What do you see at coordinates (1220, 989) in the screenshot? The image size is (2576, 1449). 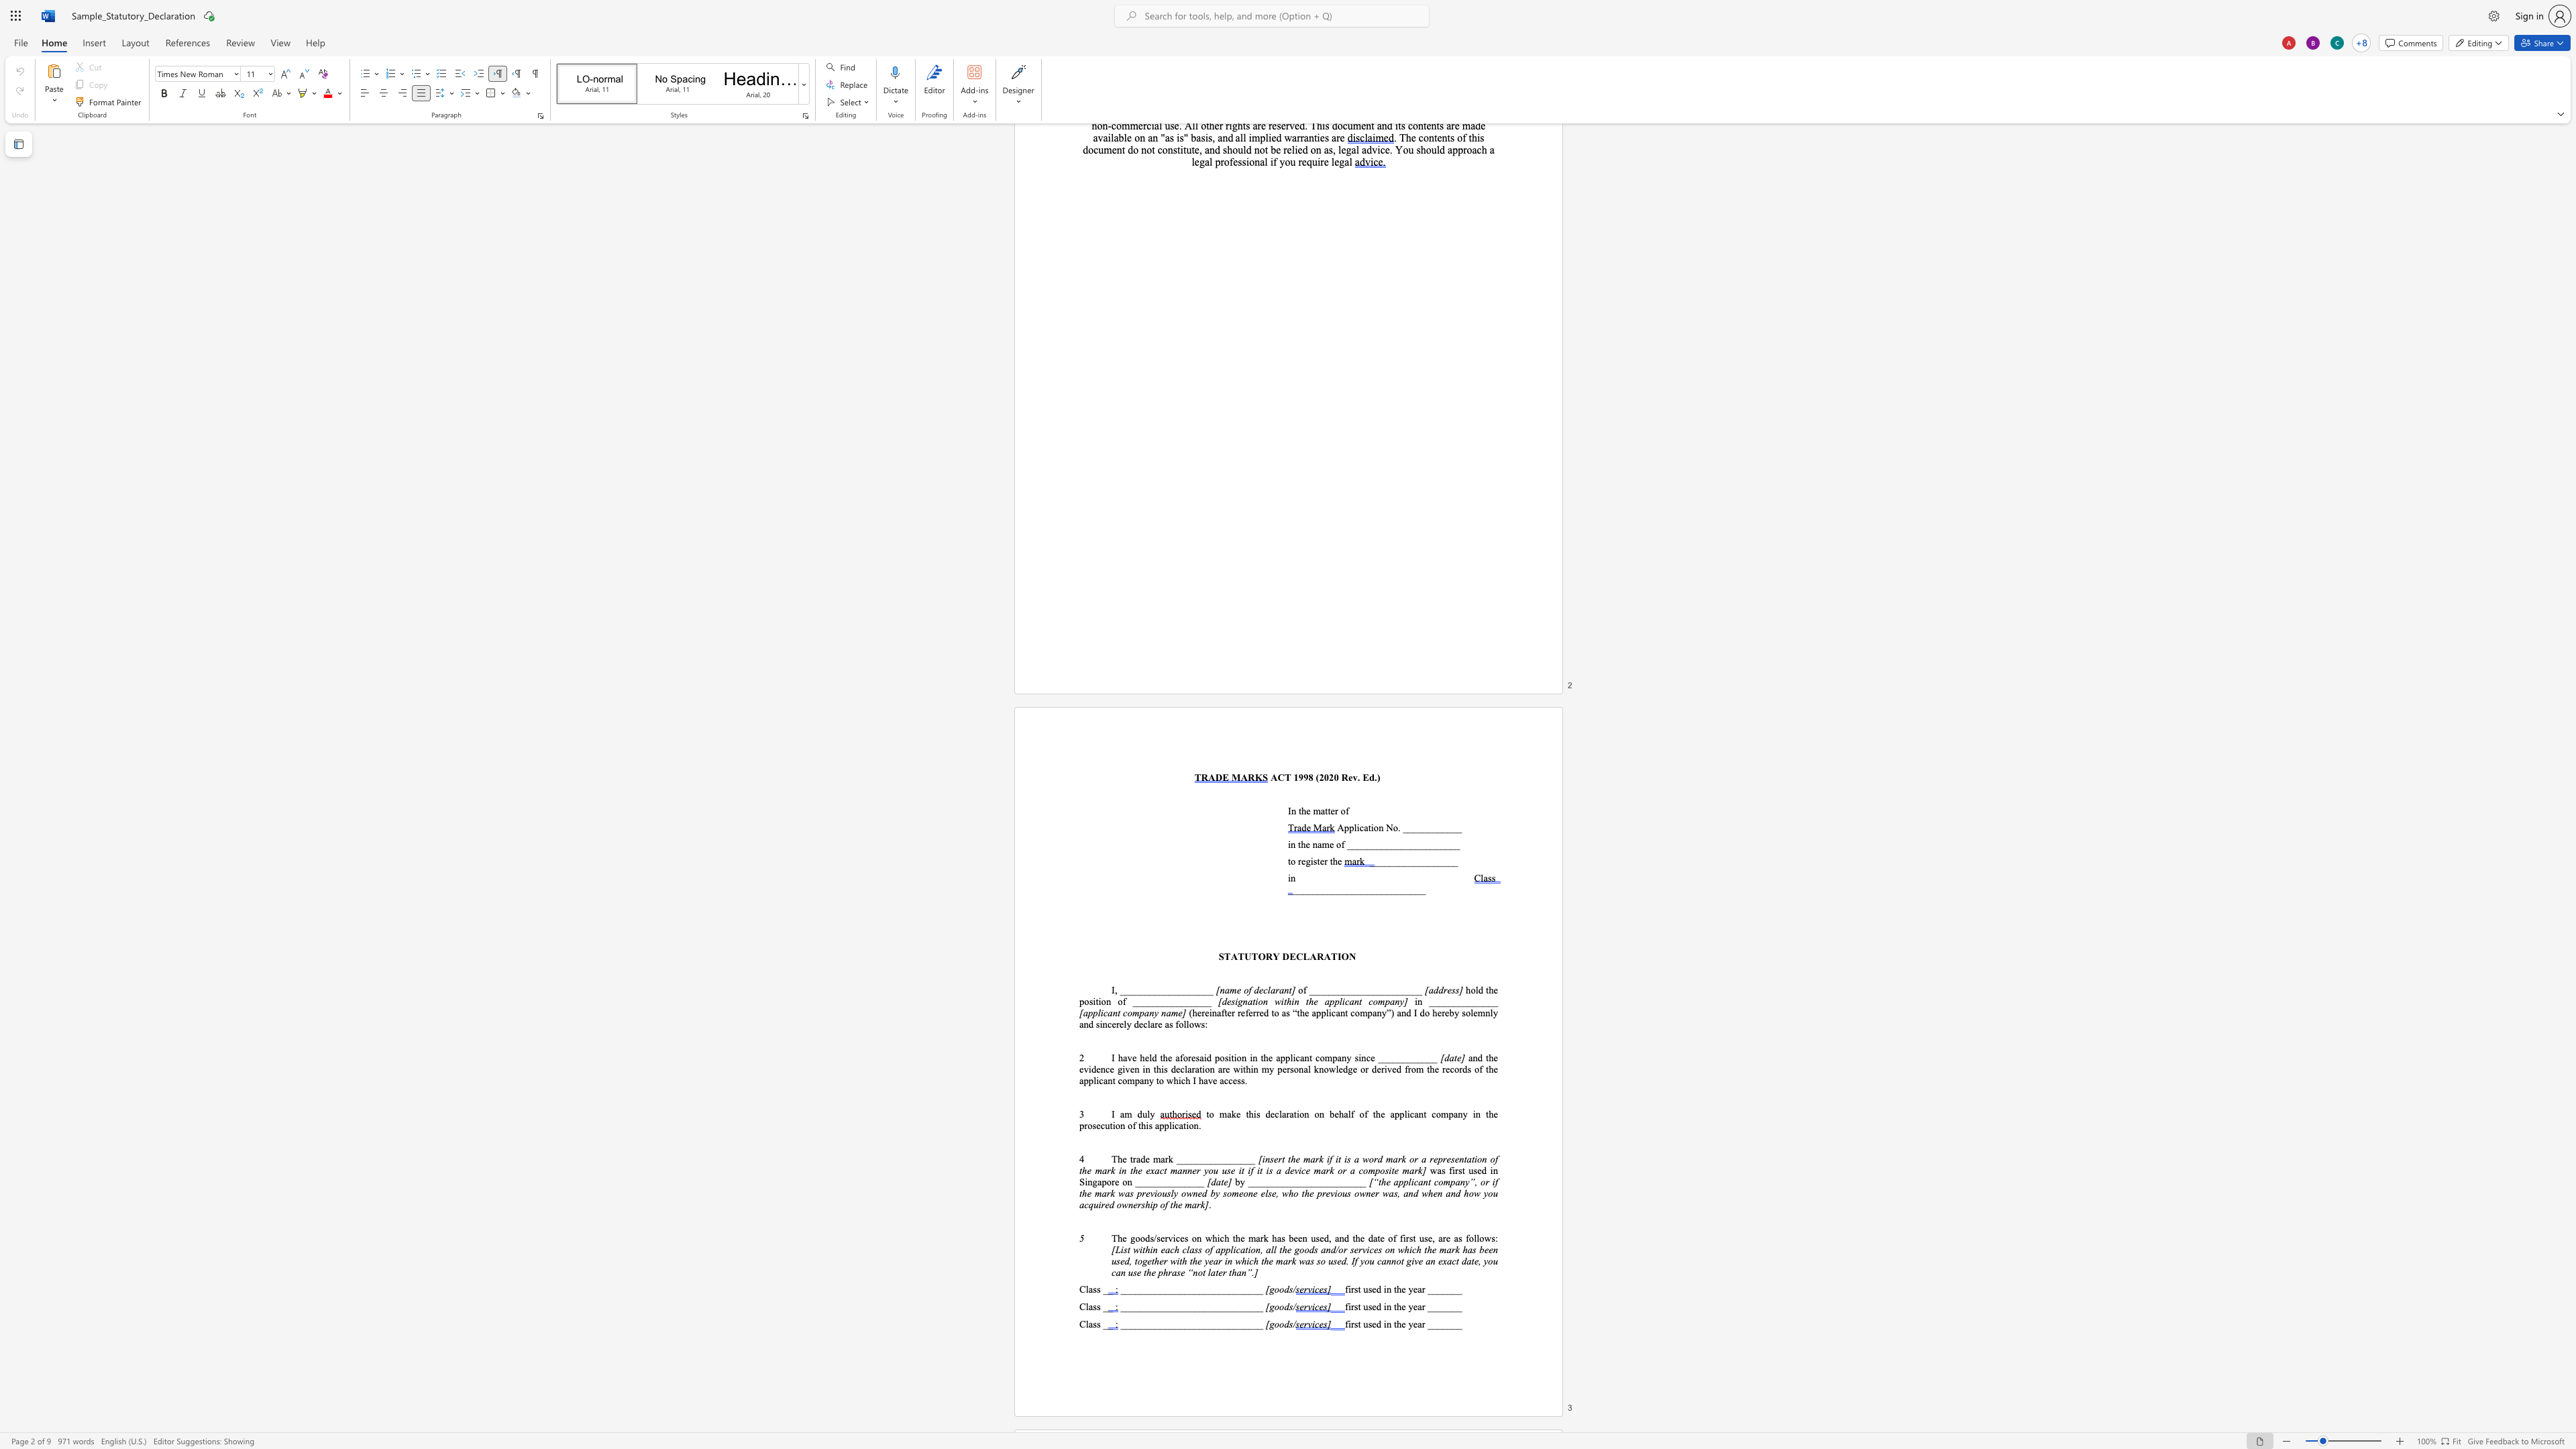 I see `the space between the continuous character "[" and "n" in the text` at bounding box center [1220, 989].